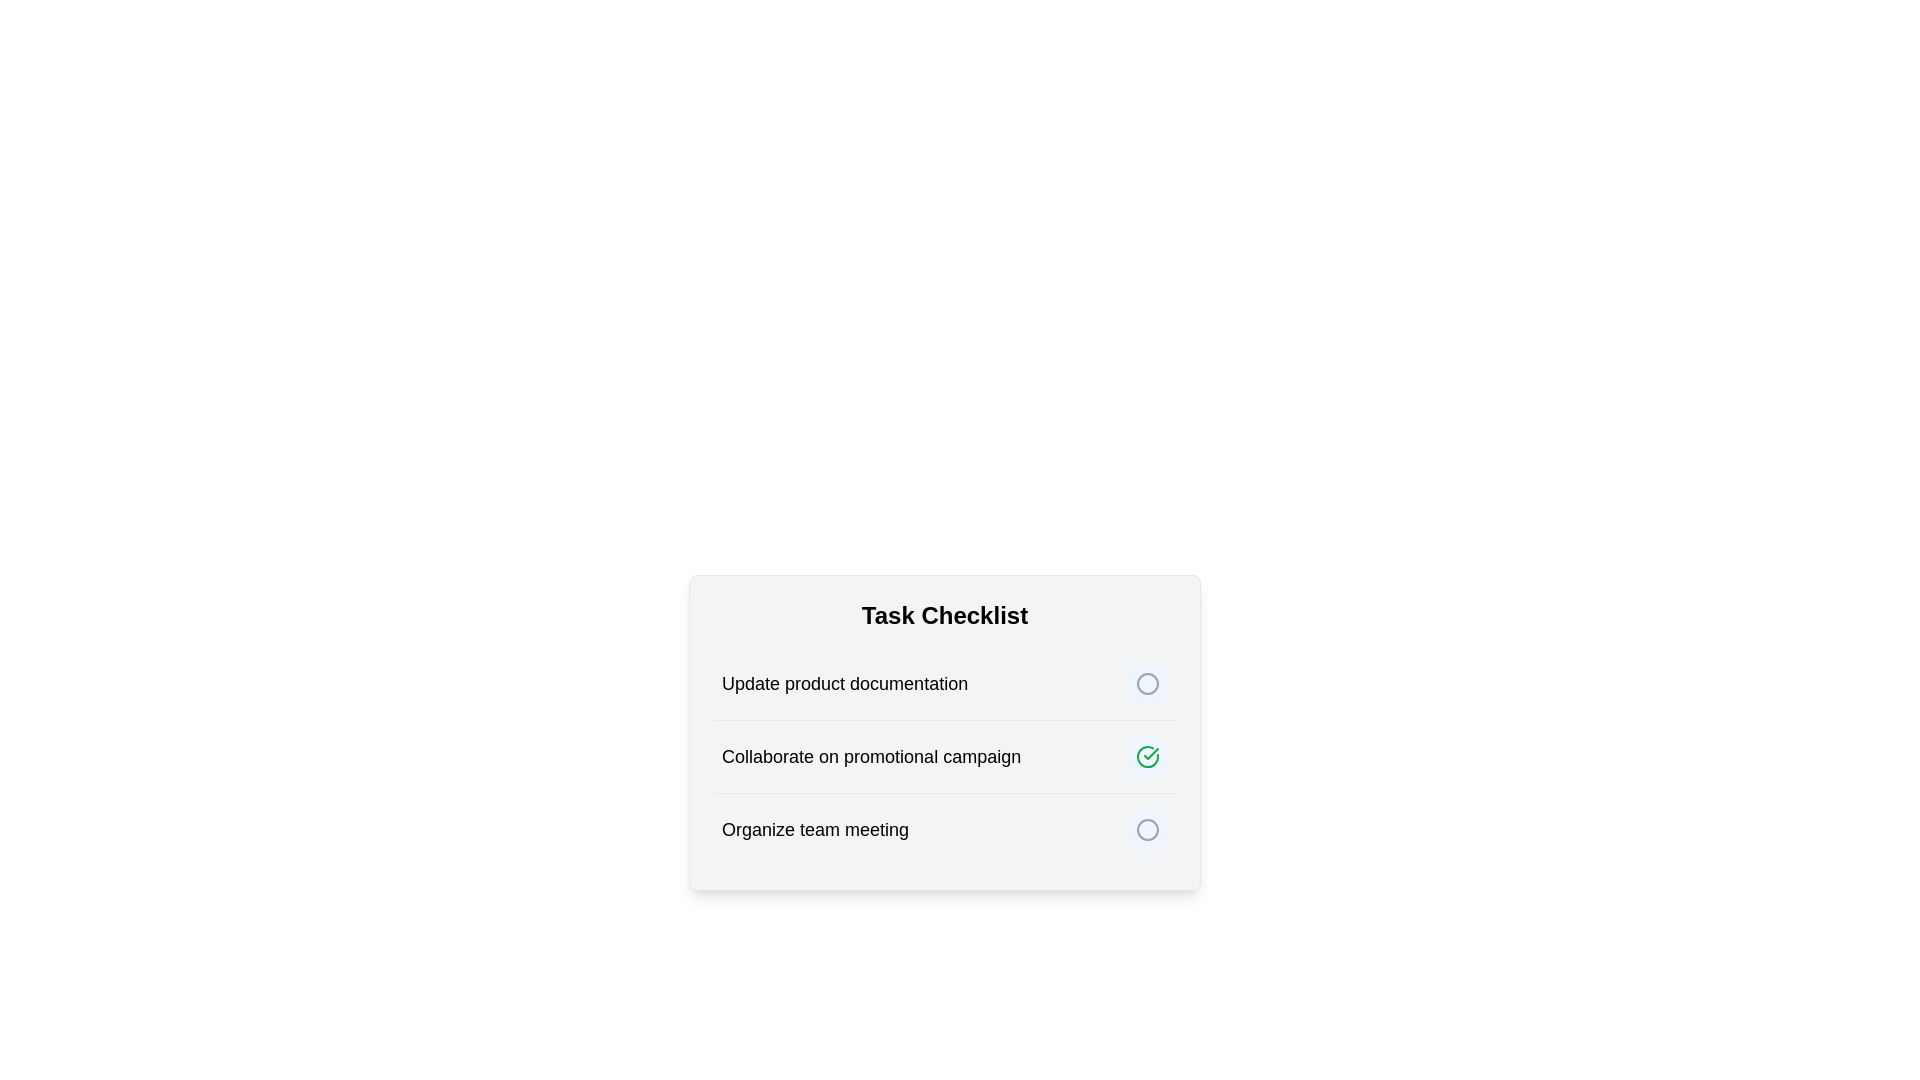 Image resolution: width=1920 pixels, height=1080 pixels. Describe the element at coordinates (1147, 682) in the screenshot. I see `the status indicator icon located in the rightmost column of the first row of the checklist, next to 'Update product documentation', to change its state` at that location.